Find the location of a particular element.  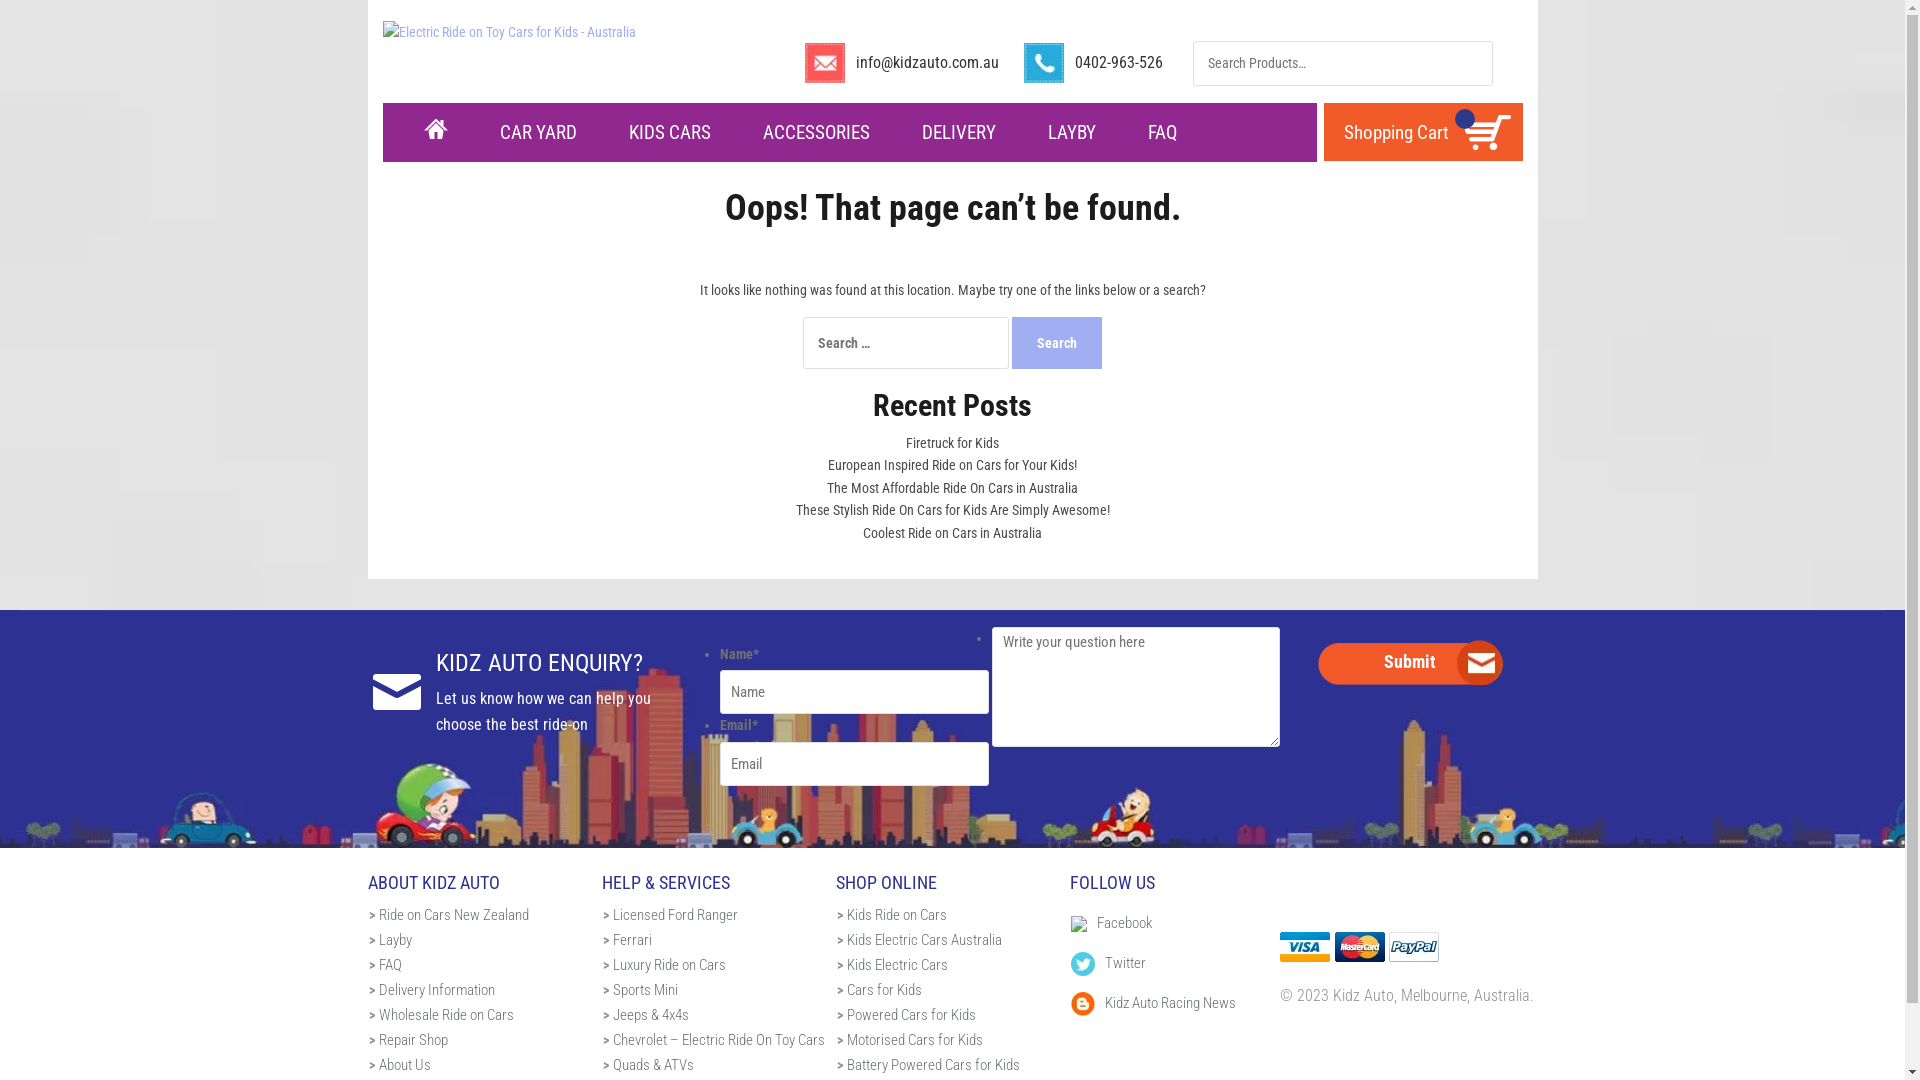

'KIDS CARS' is located at coordinates (668, 133).